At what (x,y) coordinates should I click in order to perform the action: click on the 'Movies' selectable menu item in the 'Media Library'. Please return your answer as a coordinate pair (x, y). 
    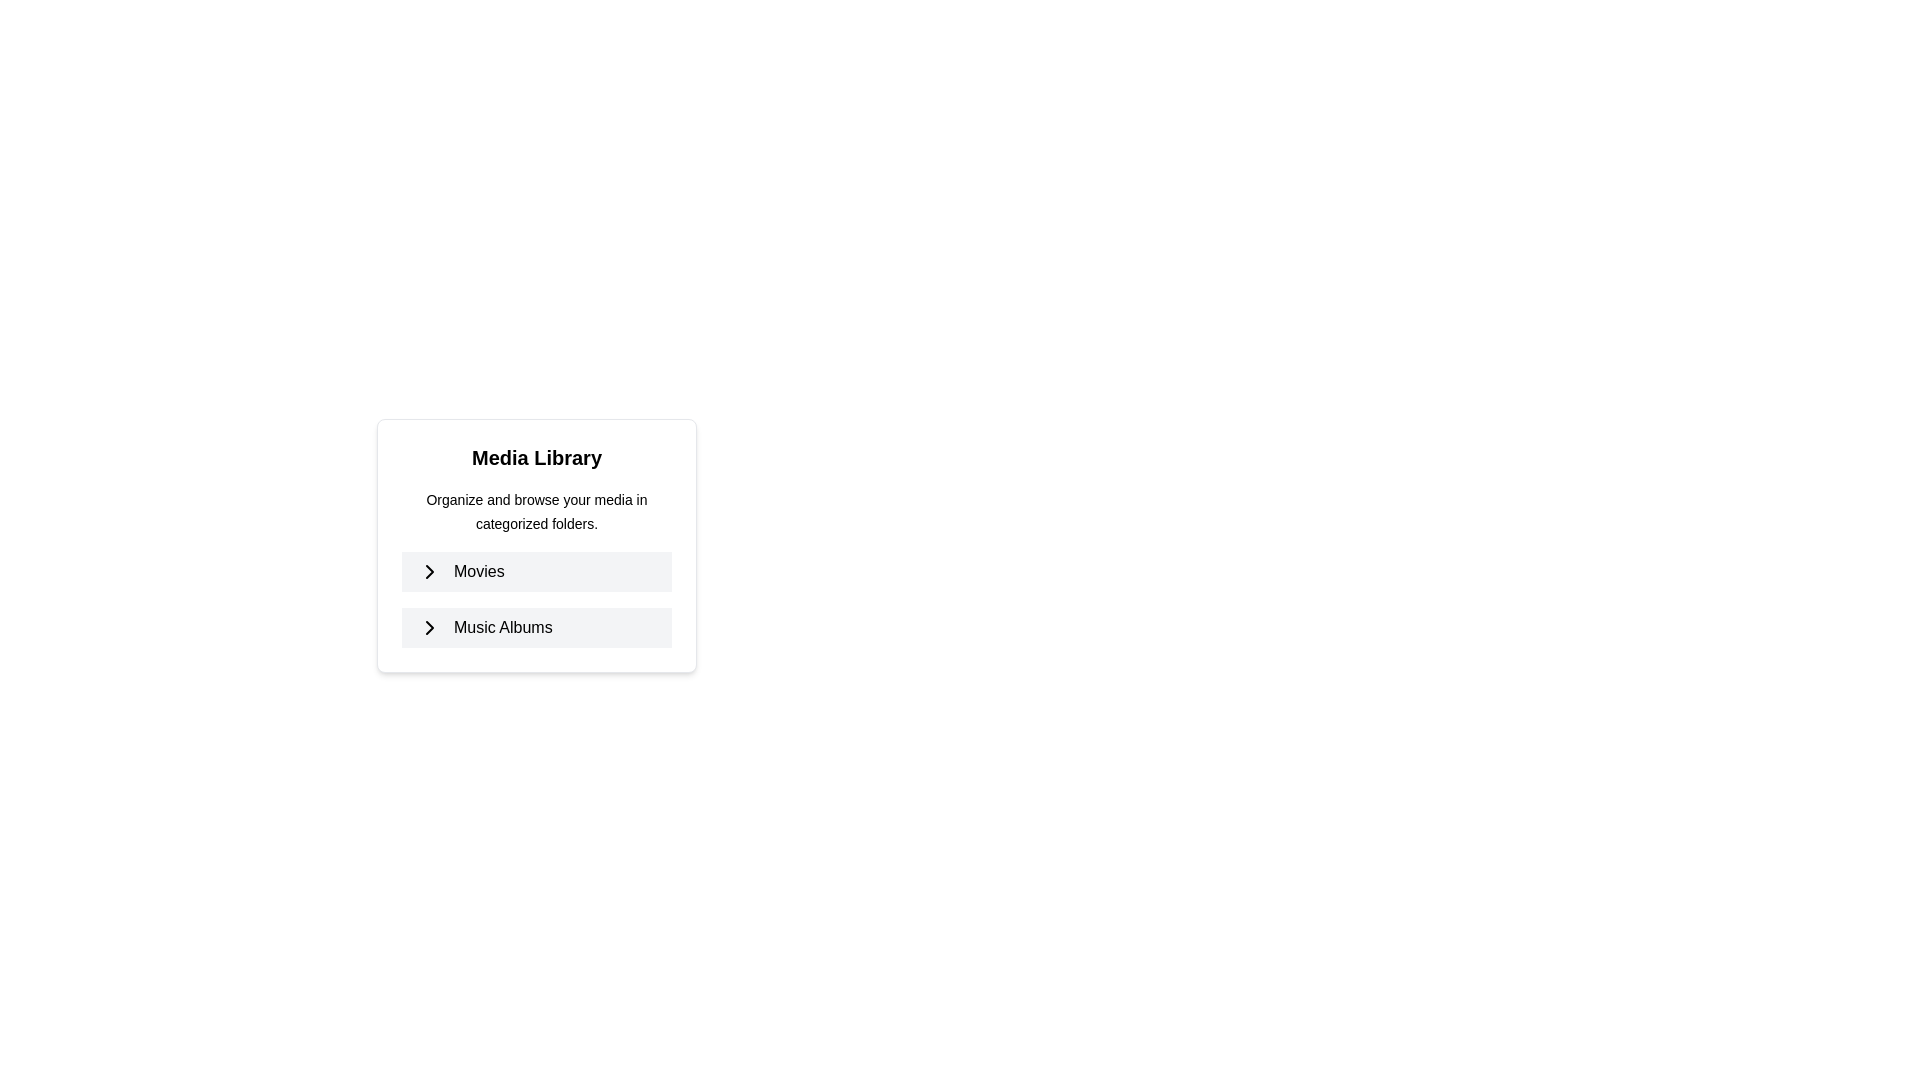
    Looking at the image, I should click on (537, 571).